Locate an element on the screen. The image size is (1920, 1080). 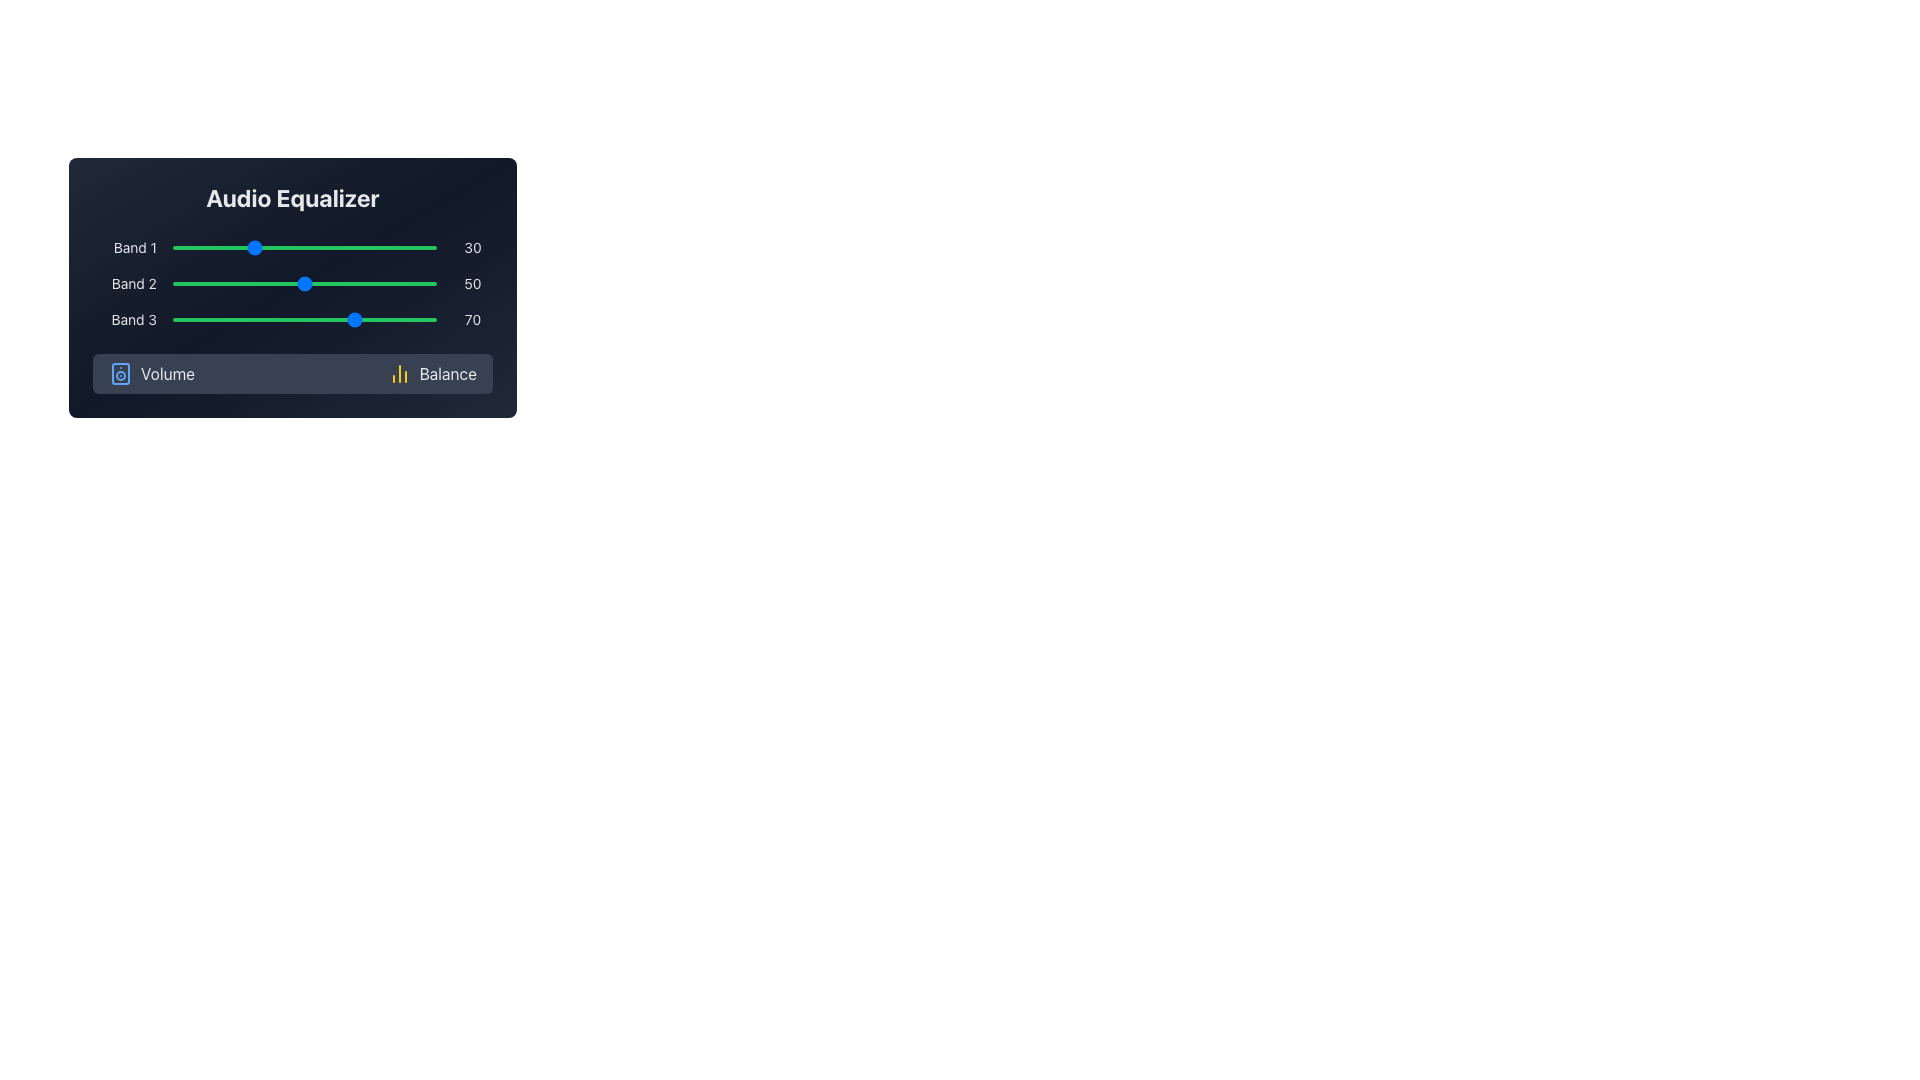
text label indicating balance settings in the audio equalizer, located to the right of the 'Volume' label and a yellow histogram-like icon is located at coordinates (447, 374).